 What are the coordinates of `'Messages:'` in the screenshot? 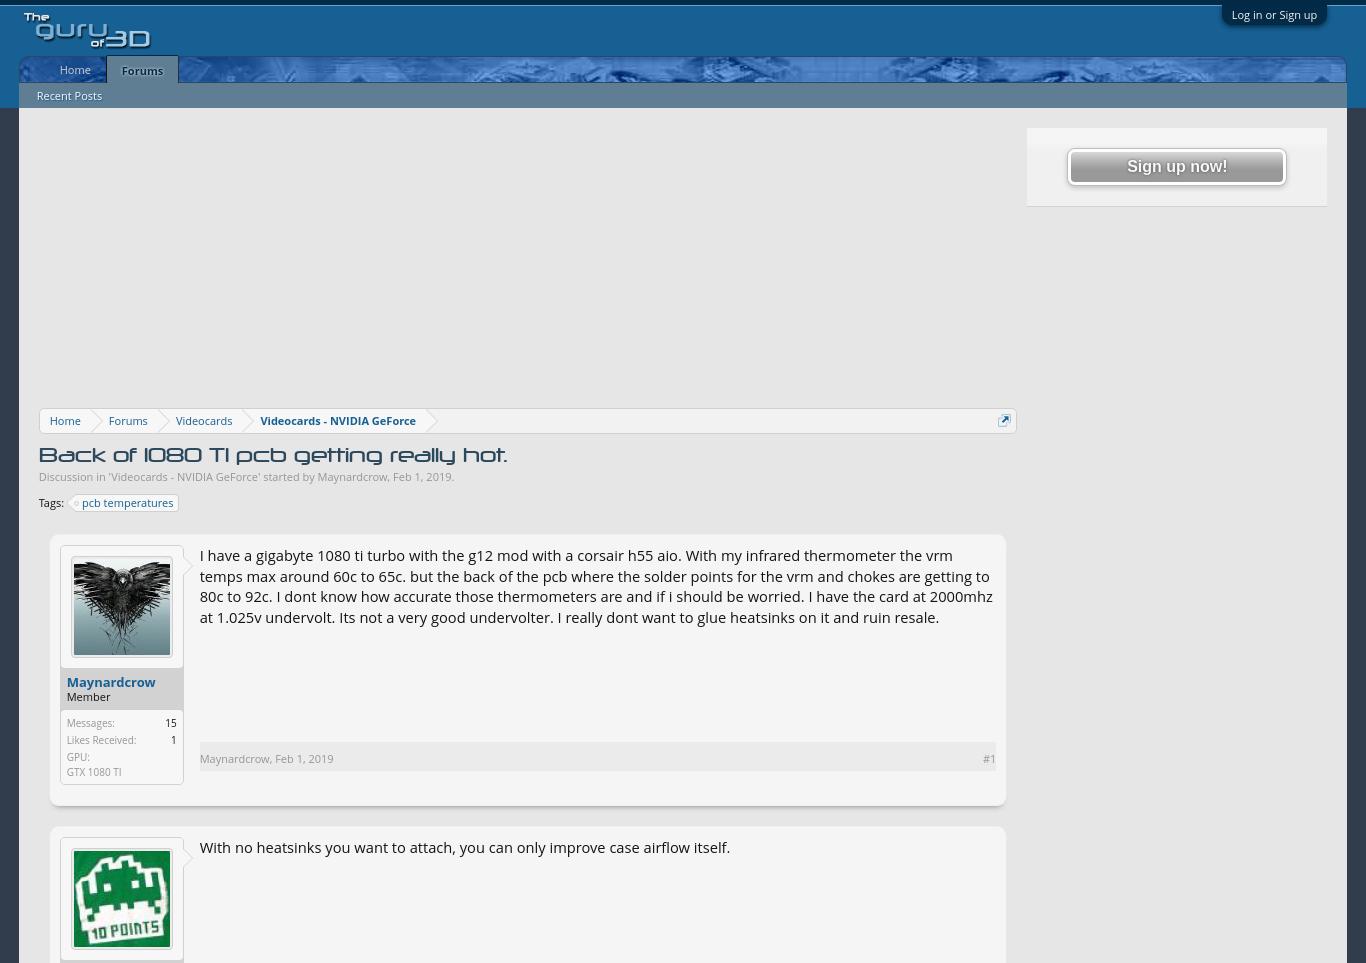 It's located at (90, 722).